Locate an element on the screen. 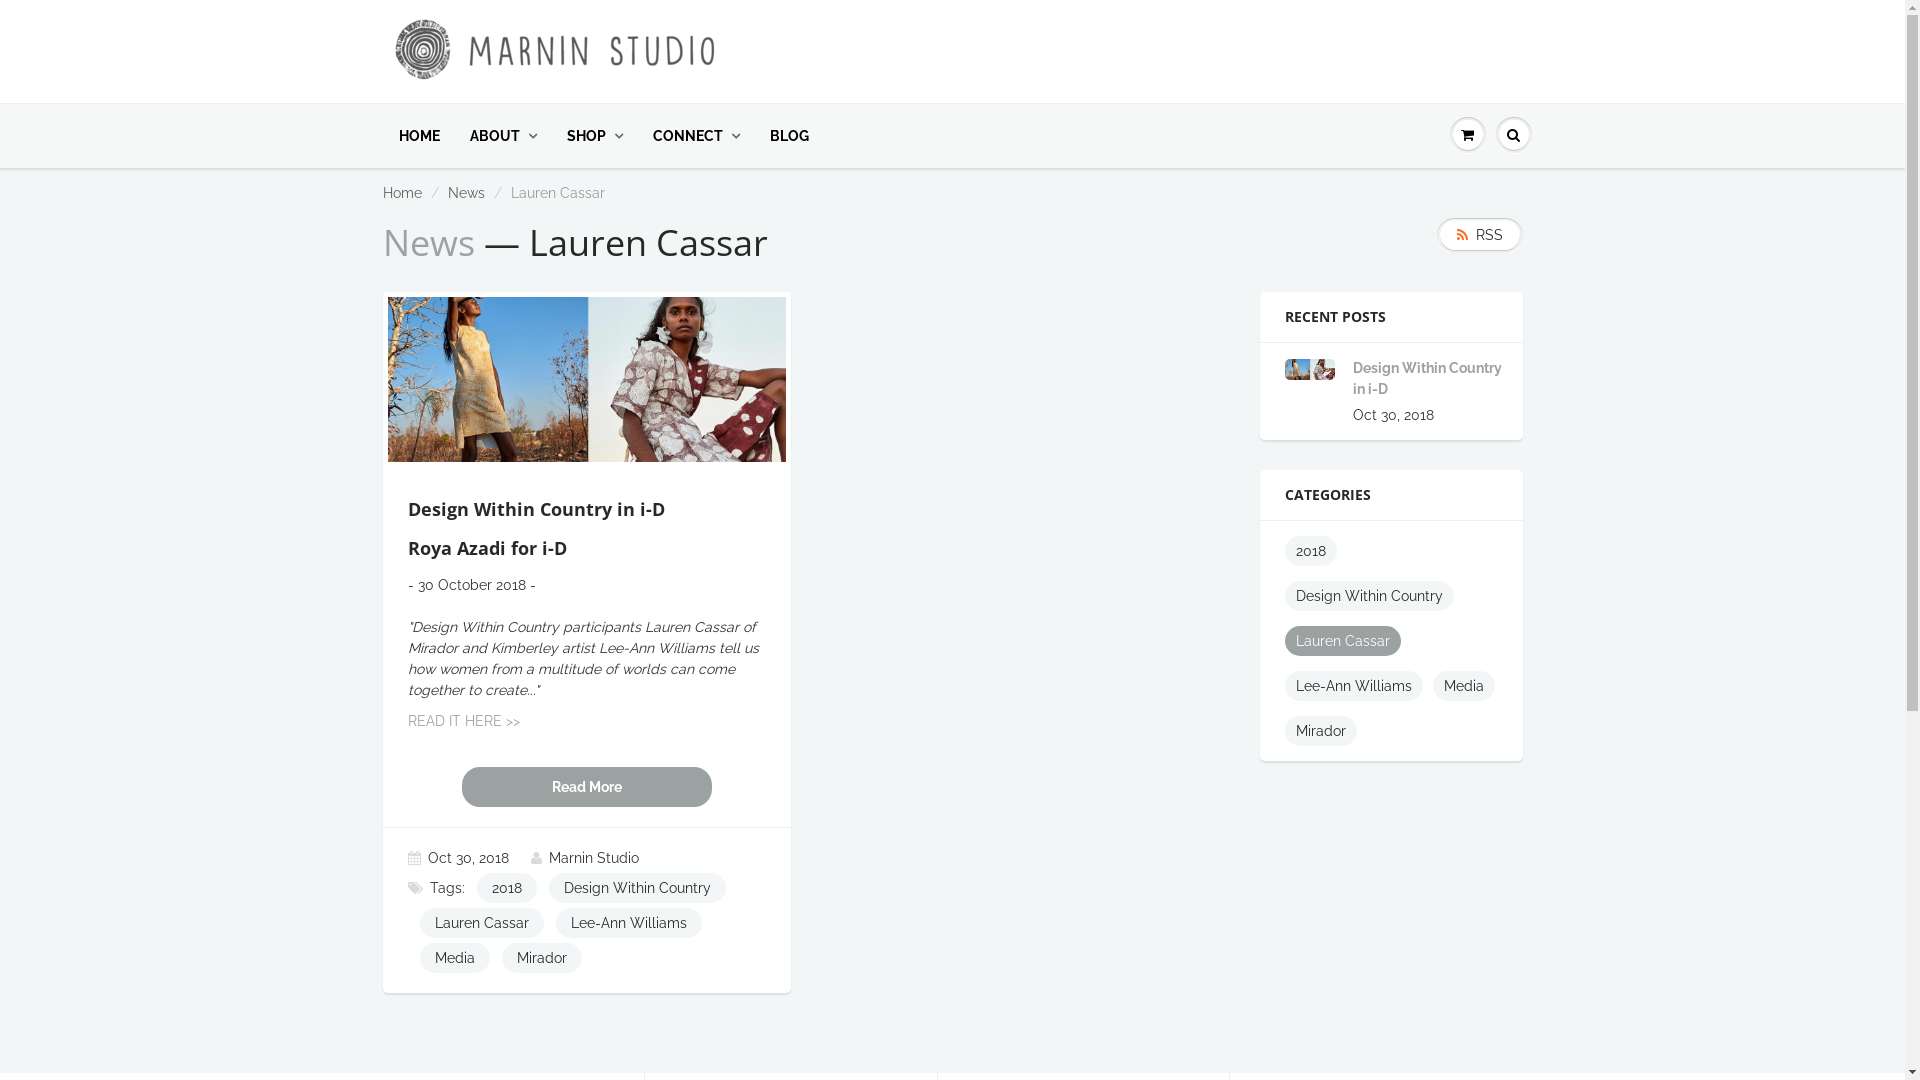 The width and height of the screenshot is (1920, 1080). 'Lee-Ann Williams' is located at coordinates (627, 922).